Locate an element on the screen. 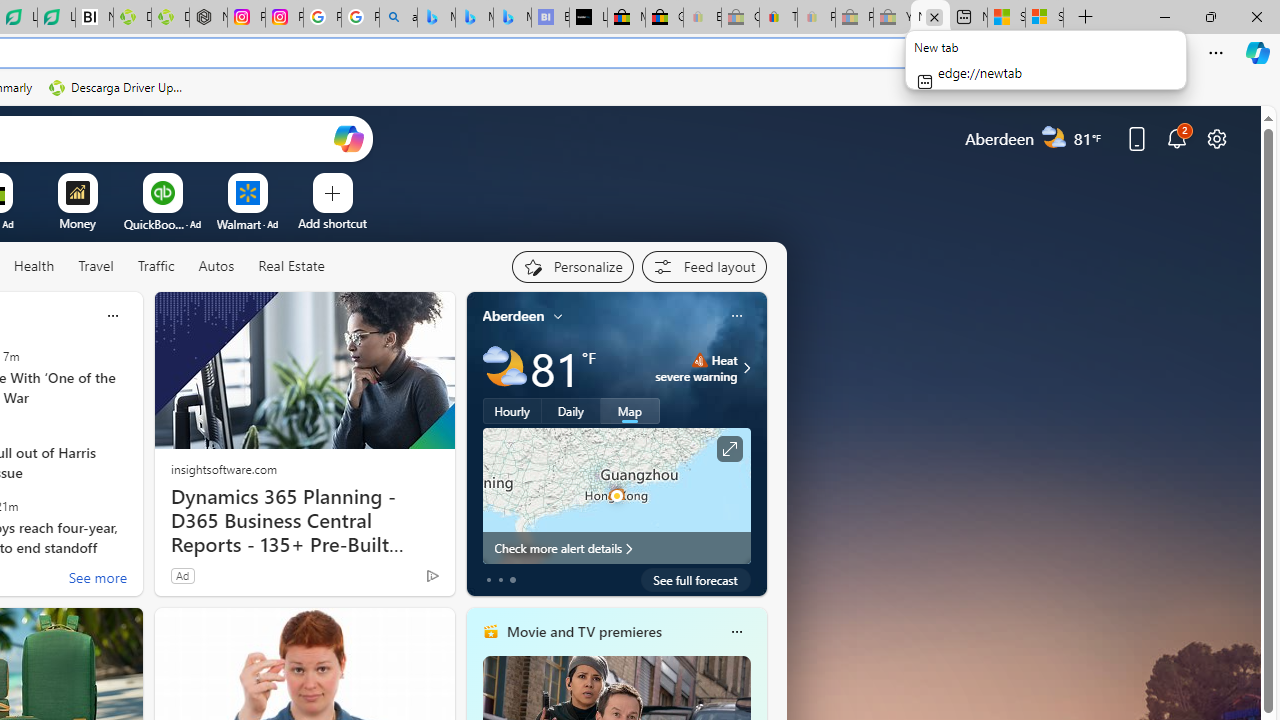 This screenshot has height=720, width=1280. 'Open Copilot' is located at coordinates (348, 137).